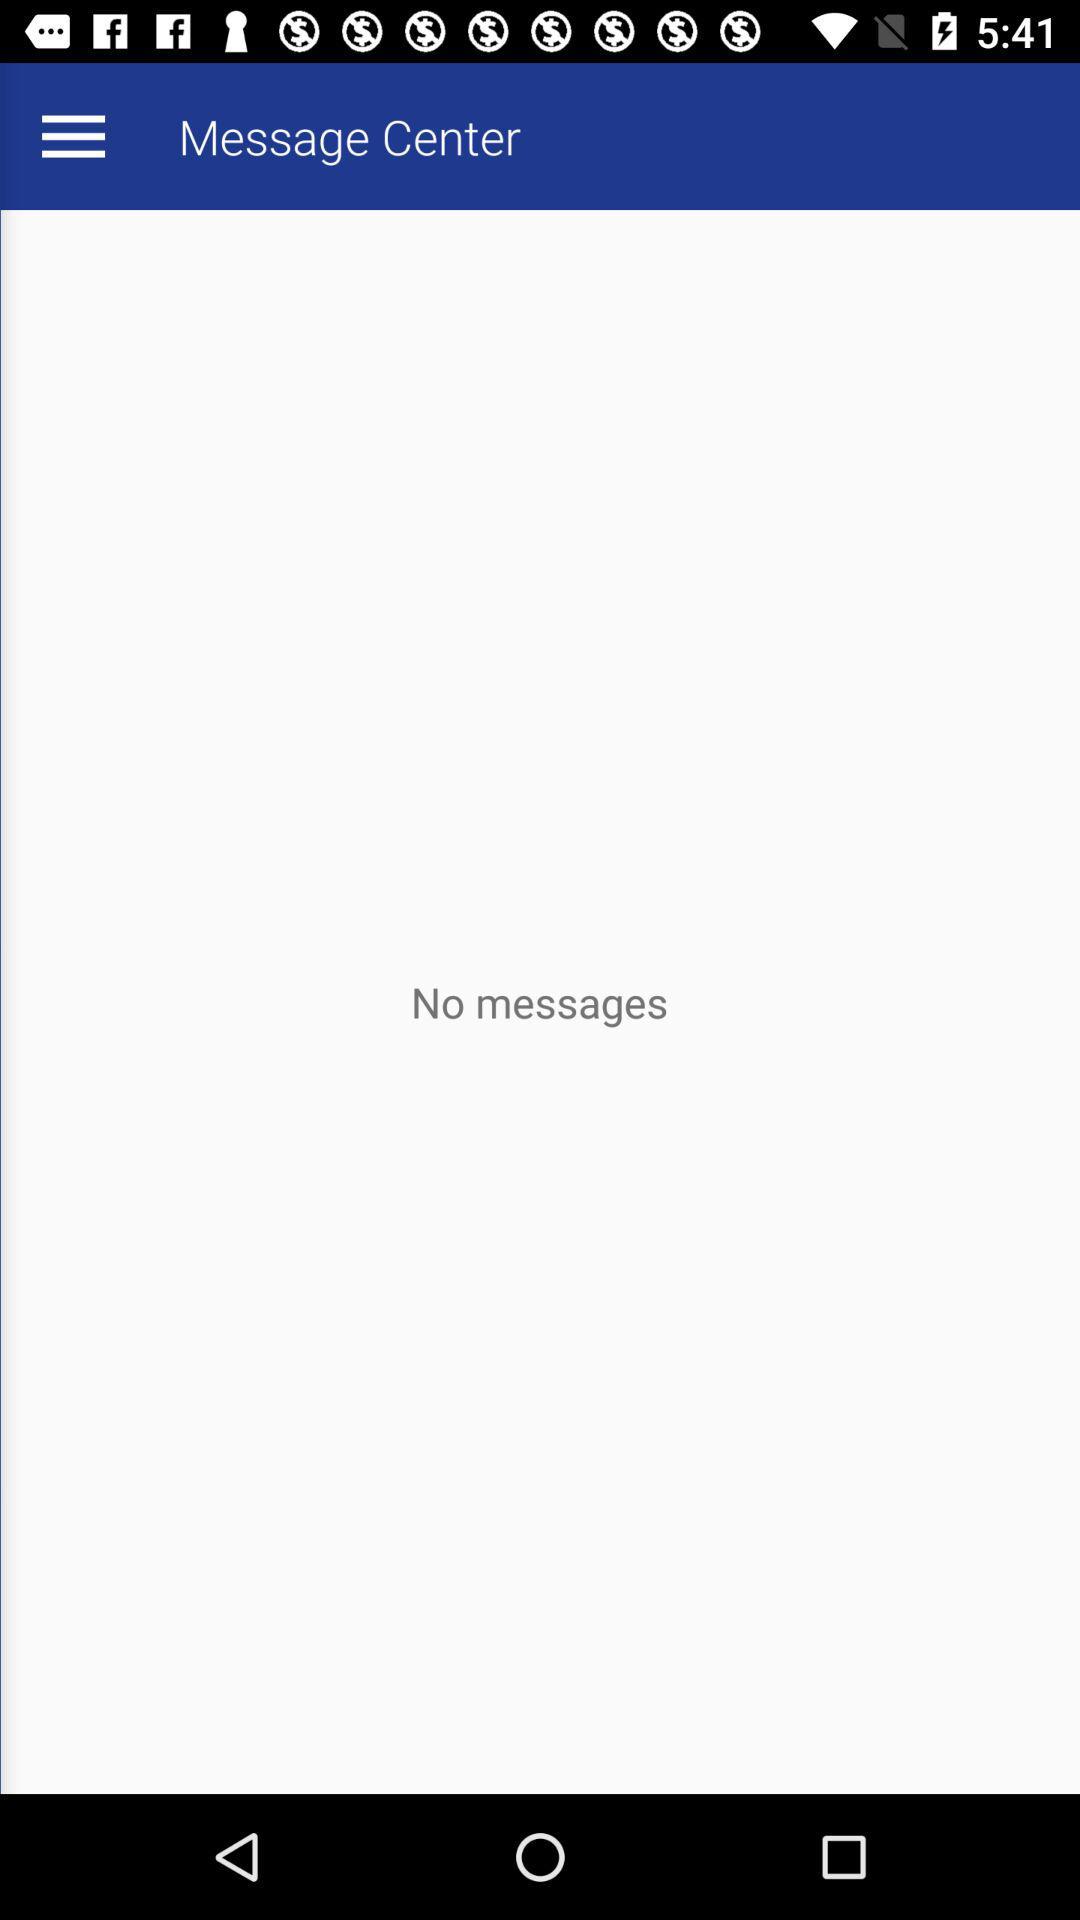  I want to click on open menu, so click(72, 135).